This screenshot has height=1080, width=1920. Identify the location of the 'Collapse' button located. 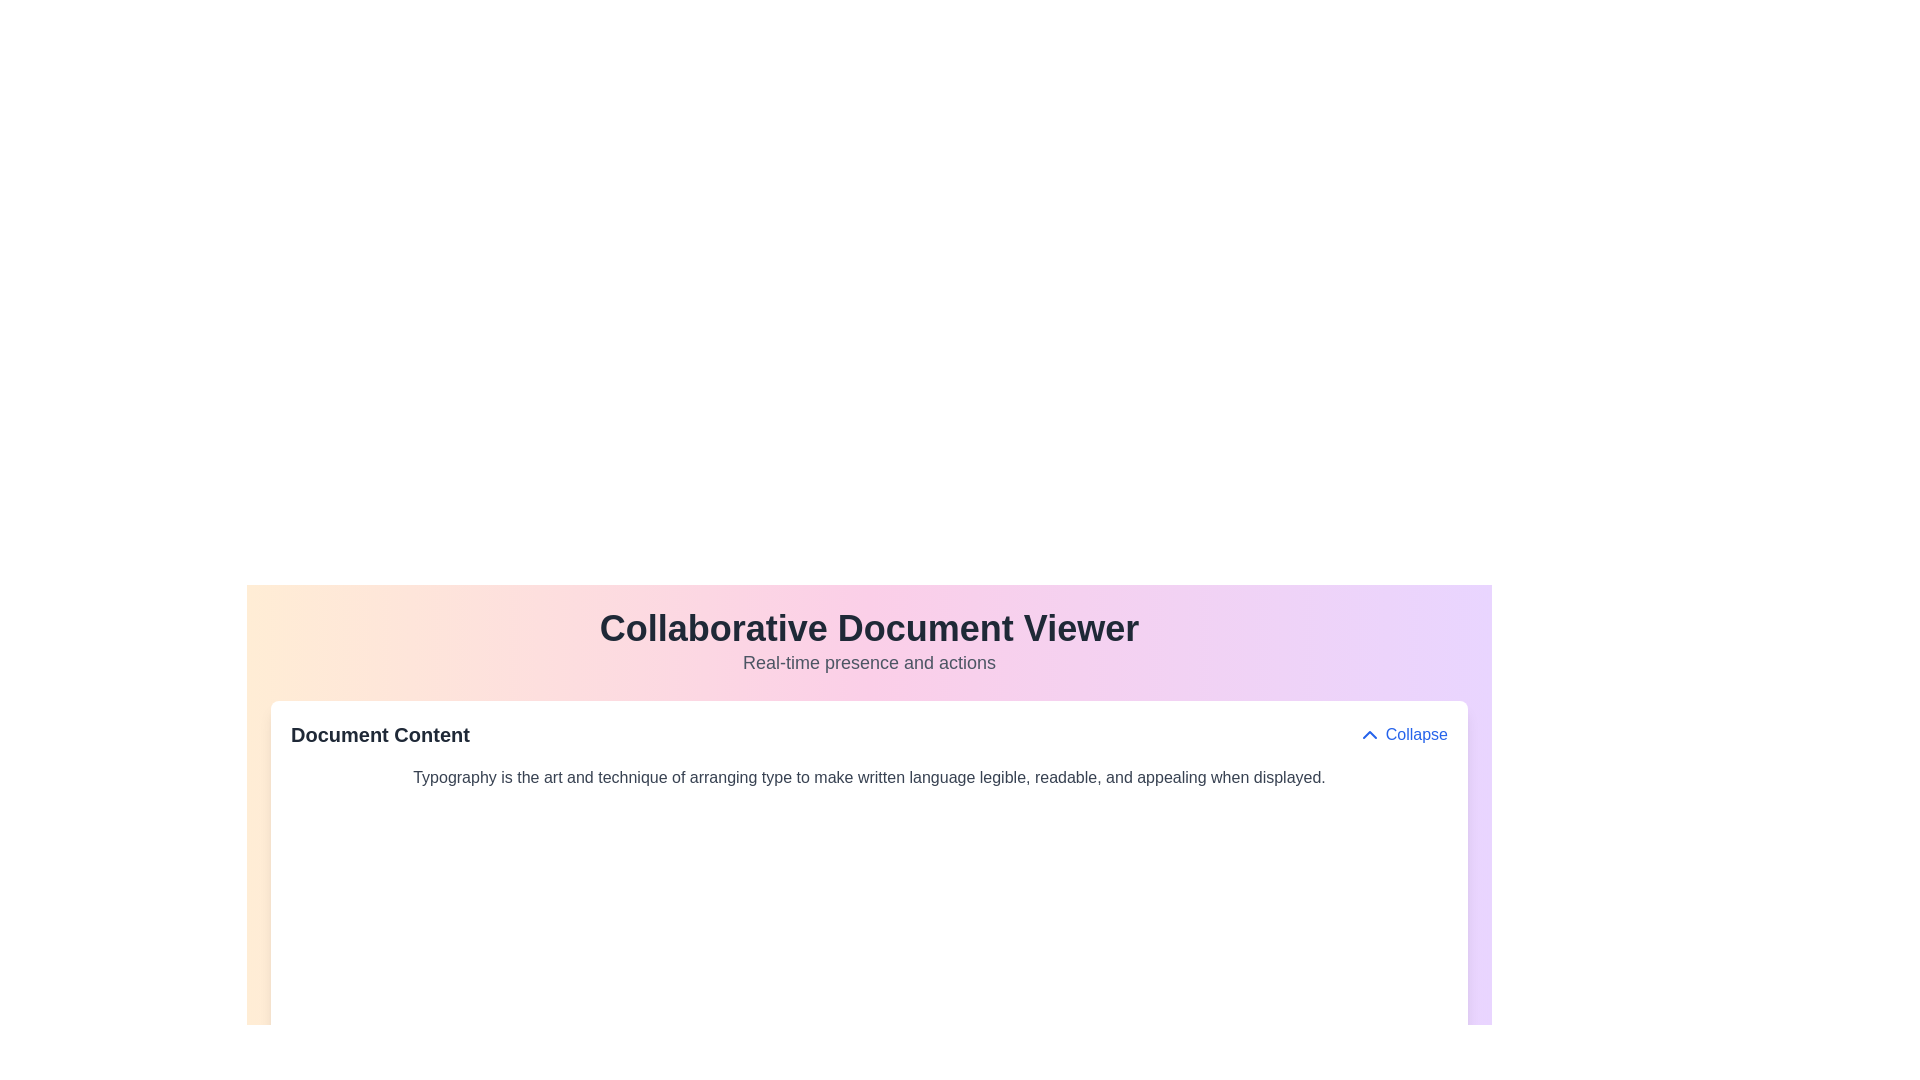
(1401, 735).